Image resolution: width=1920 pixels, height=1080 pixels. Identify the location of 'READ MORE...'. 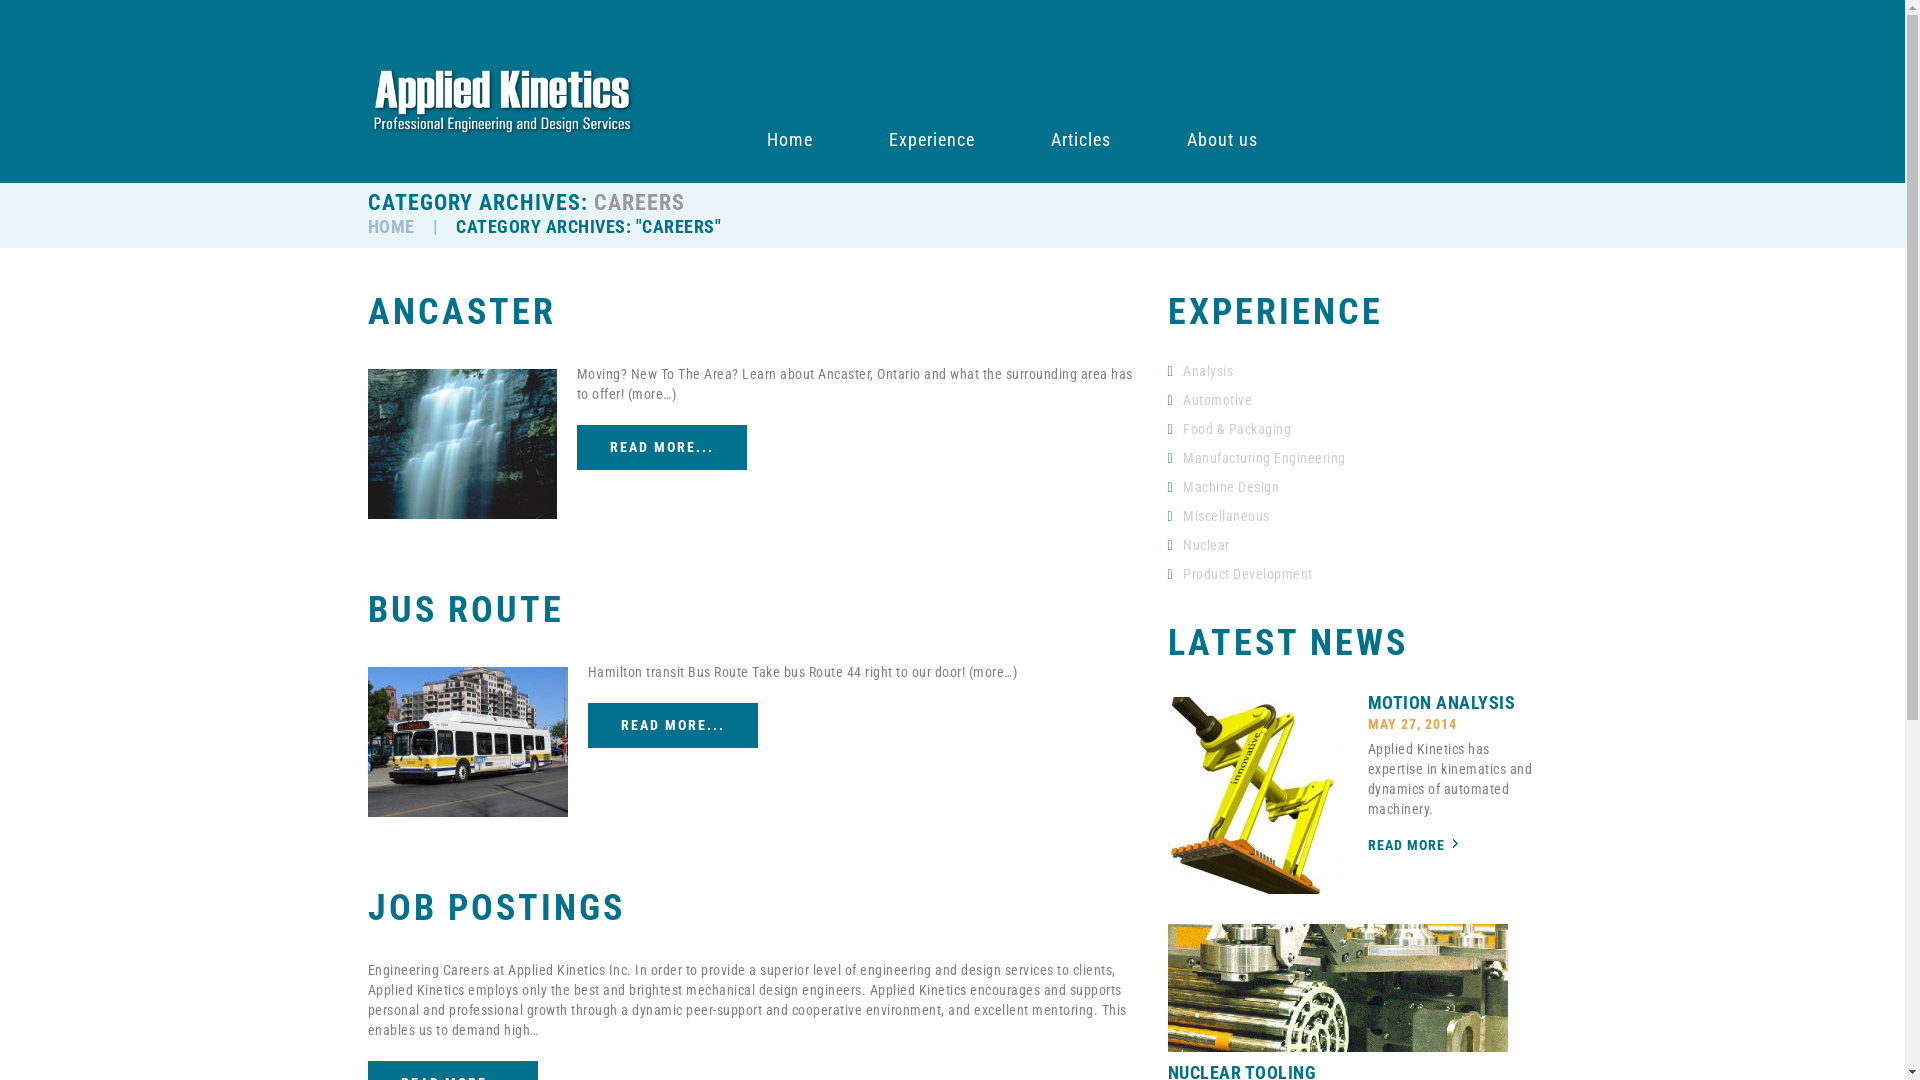
(661, 446).